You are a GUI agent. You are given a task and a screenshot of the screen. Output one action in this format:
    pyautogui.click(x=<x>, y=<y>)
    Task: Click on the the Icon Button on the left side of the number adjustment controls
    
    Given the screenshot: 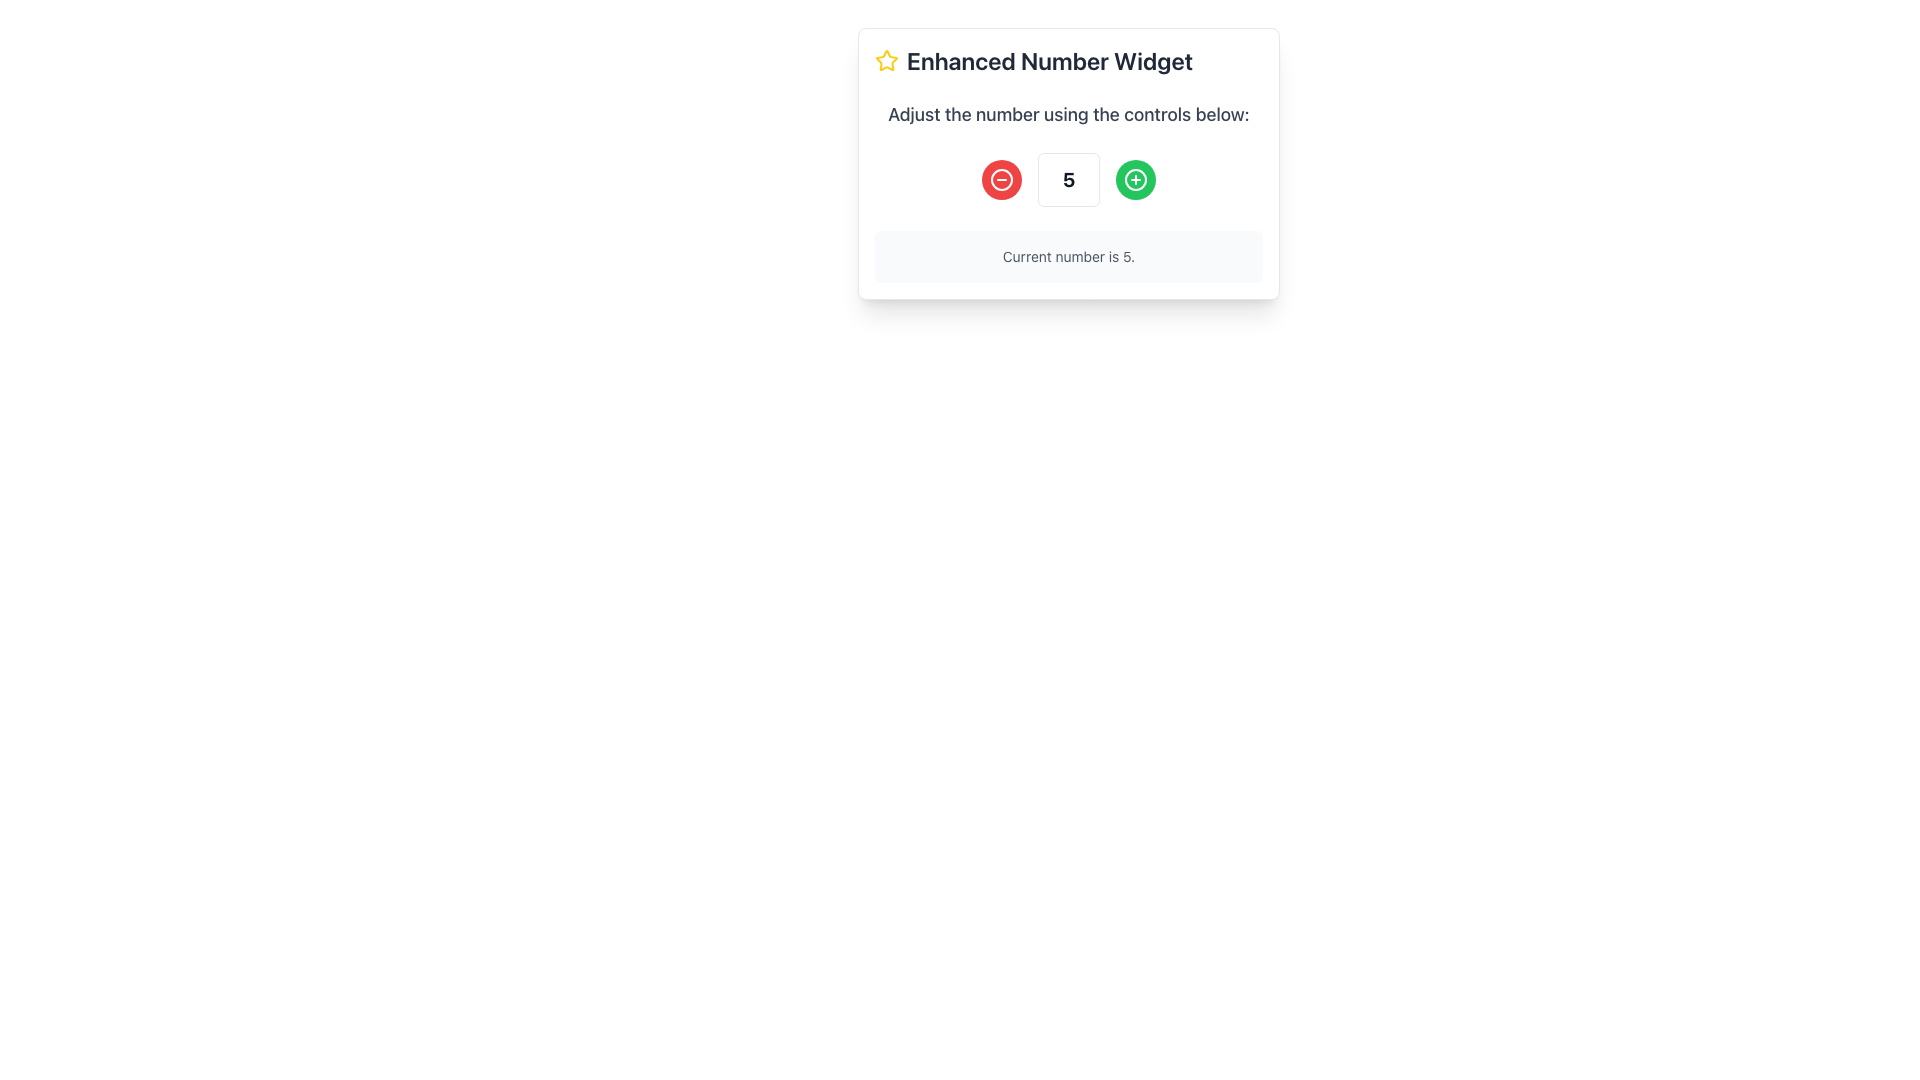 What is the action you would take?
    pyautogui.click(x=1001, y=180)
    